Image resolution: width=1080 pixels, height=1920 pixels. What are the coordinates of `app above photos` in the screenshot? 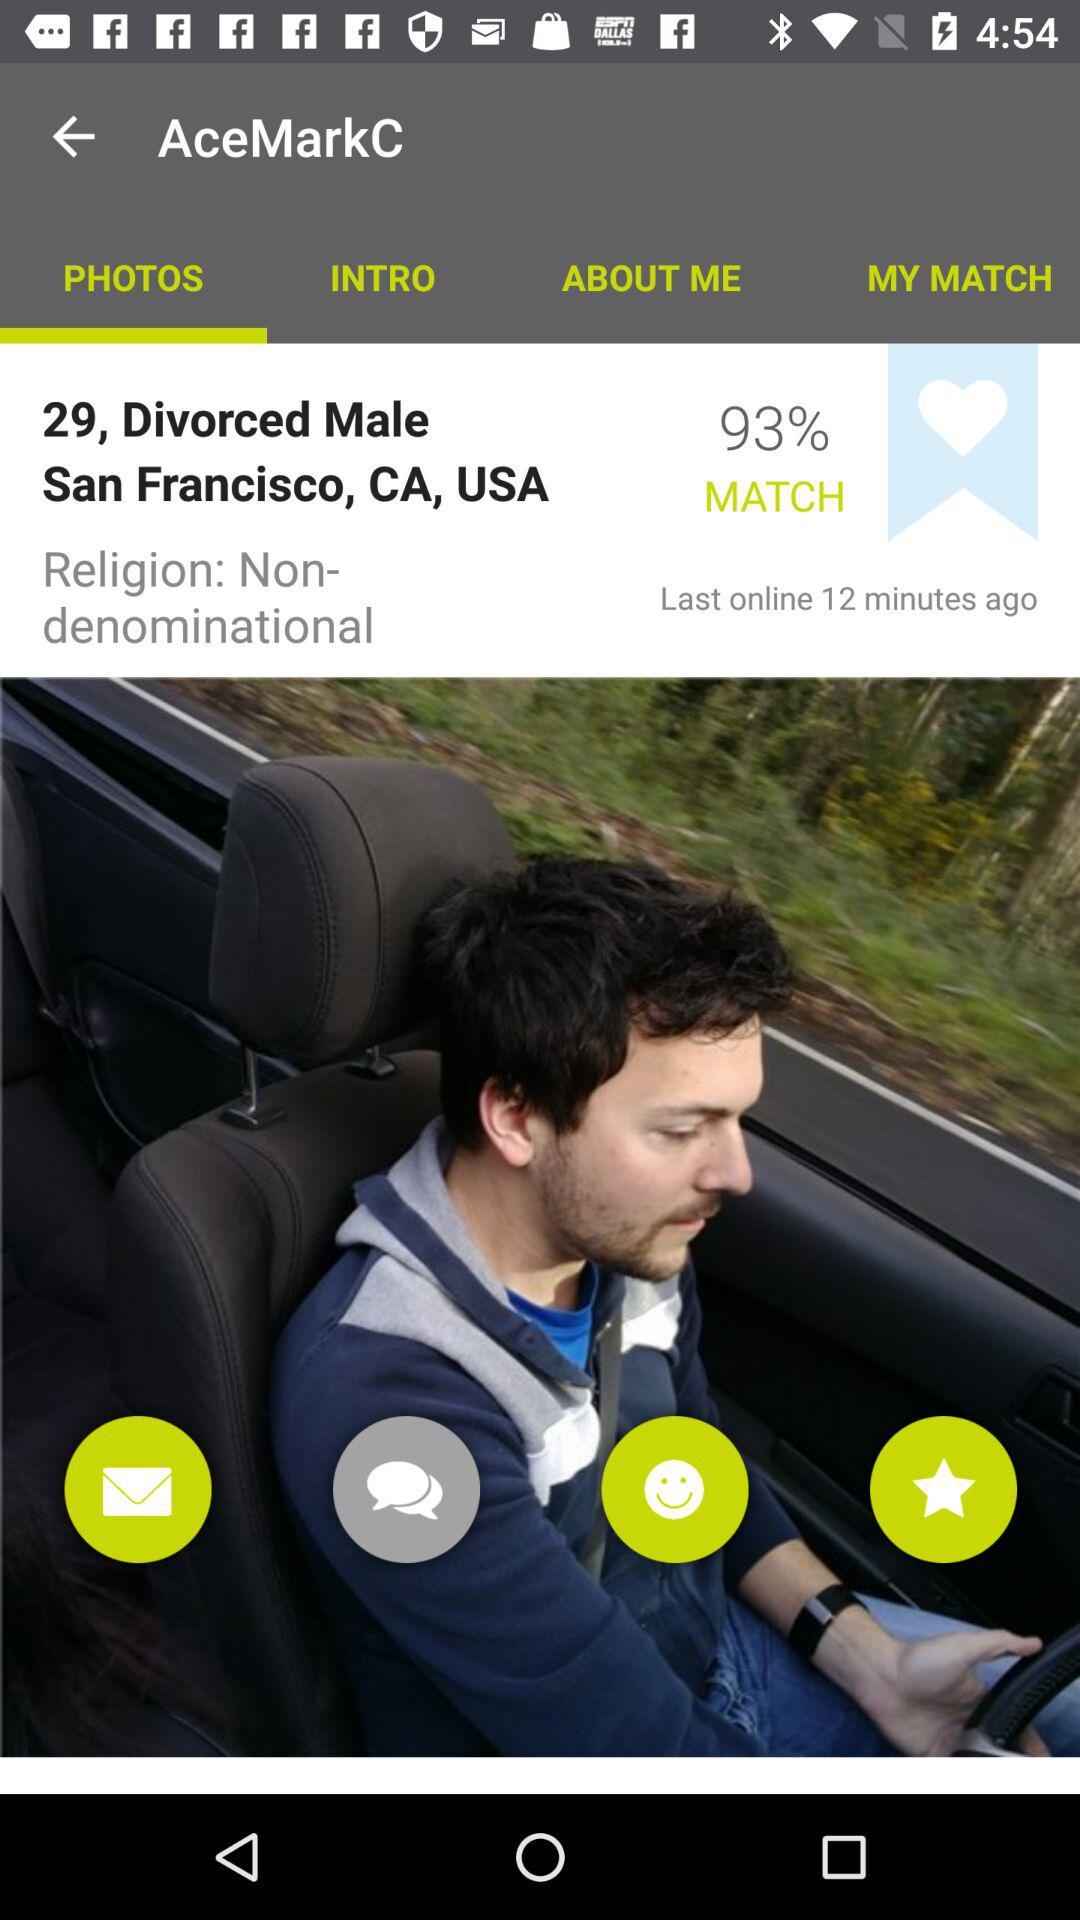 It's located at (72, 135).